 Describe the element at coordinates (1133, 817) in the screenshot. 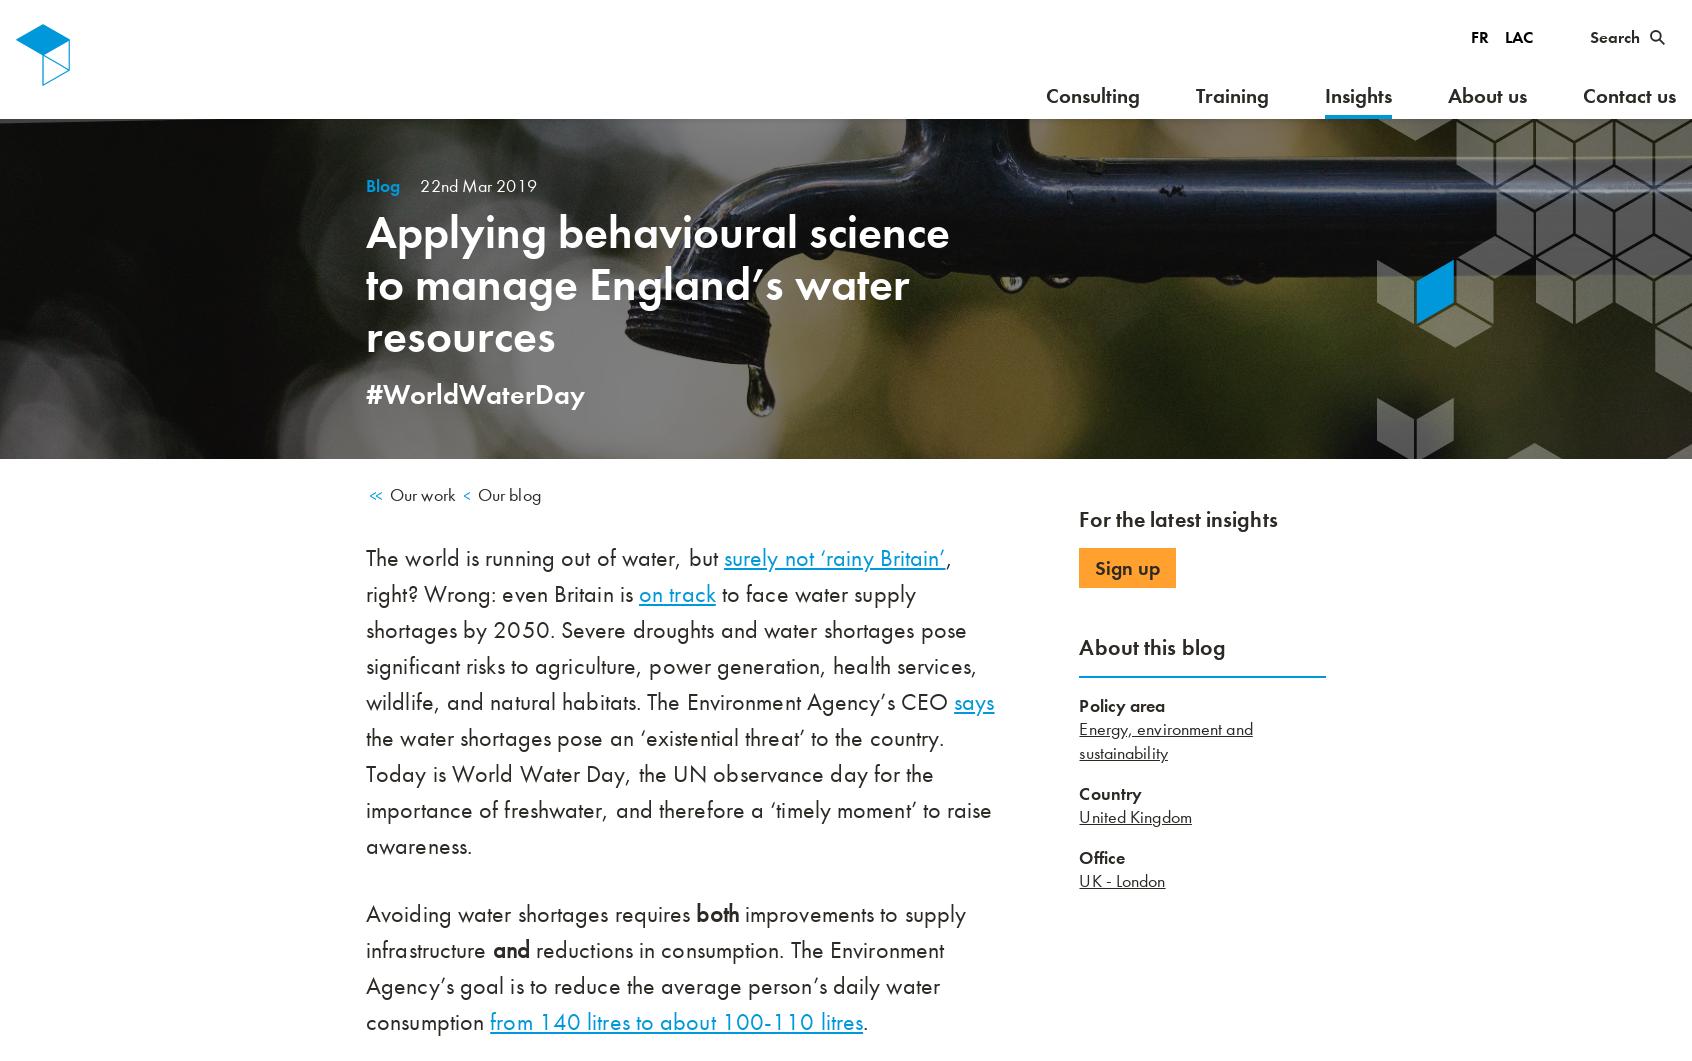

I see `'United Kingdom'` at that location.